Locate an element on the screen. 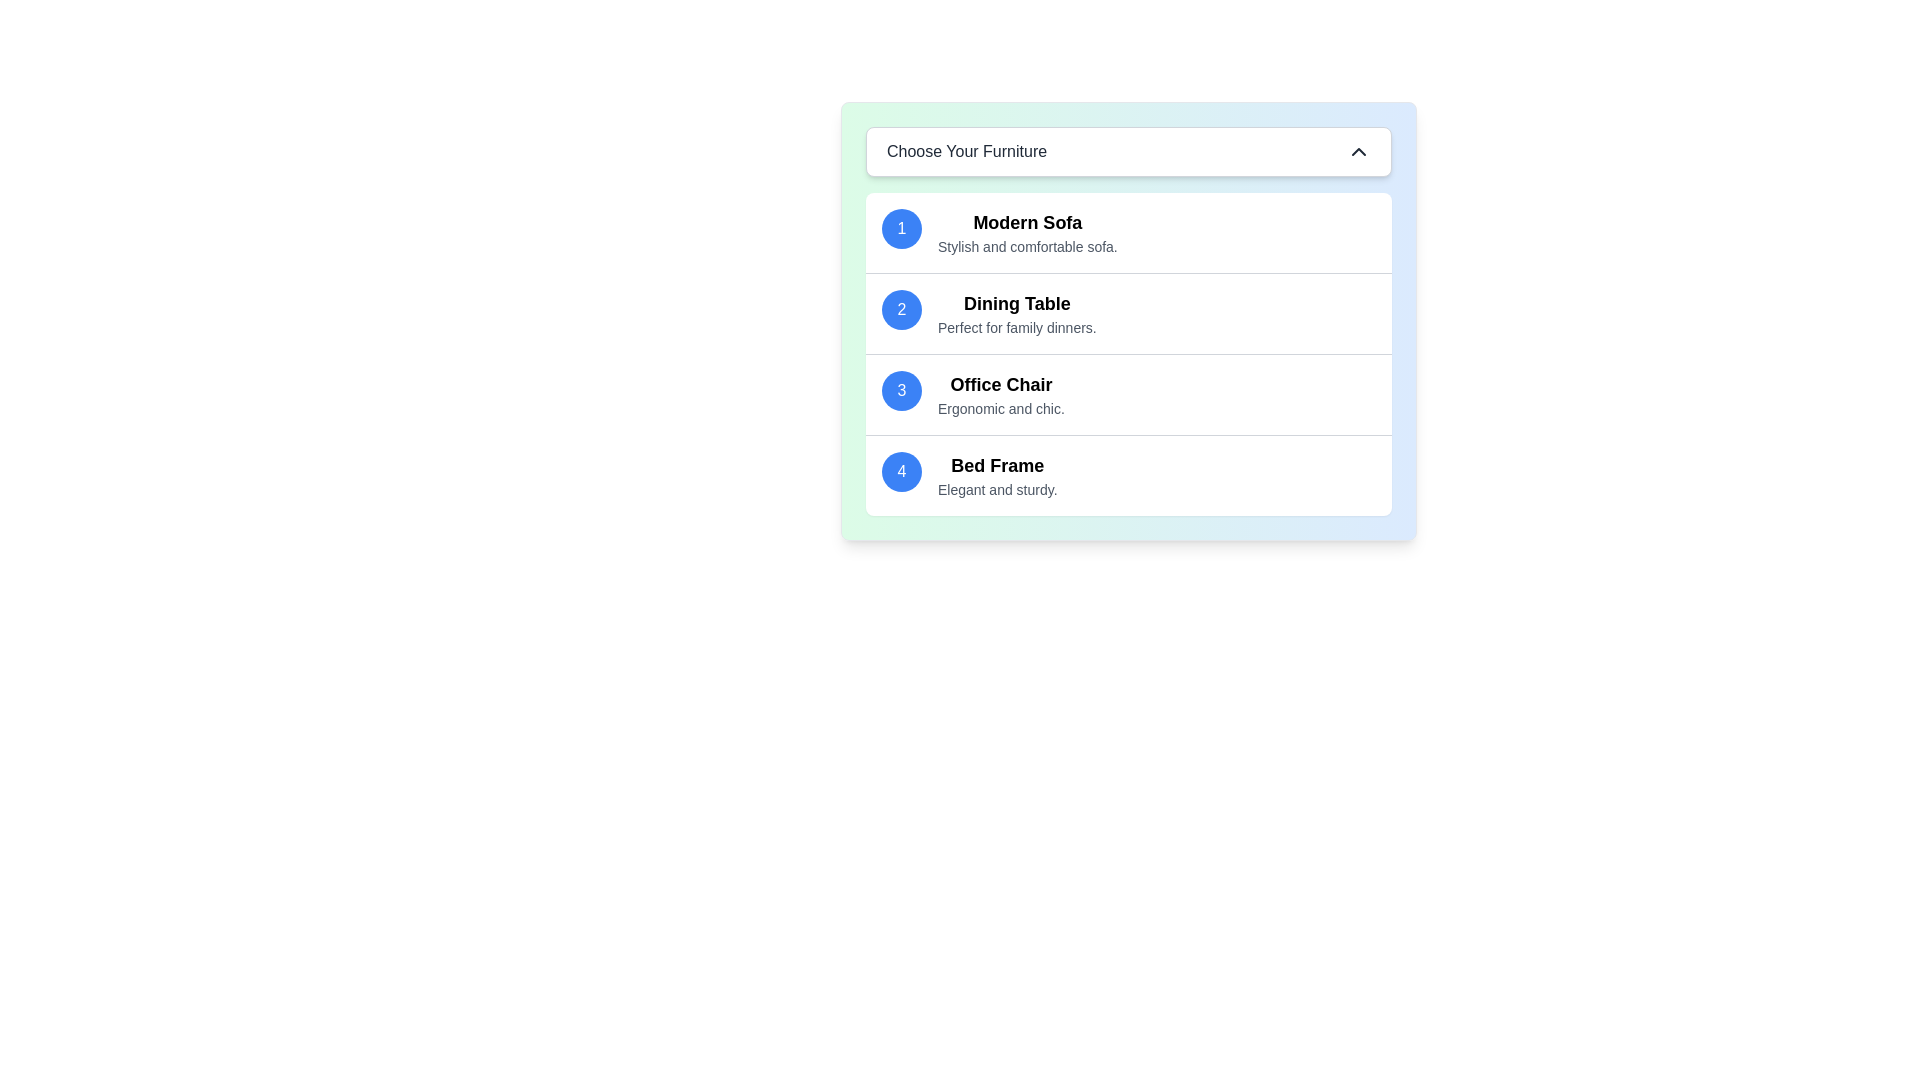  the list item 'Dining Table' with a circular blue background containing the number '2' is located at coordinates (1128, 313).